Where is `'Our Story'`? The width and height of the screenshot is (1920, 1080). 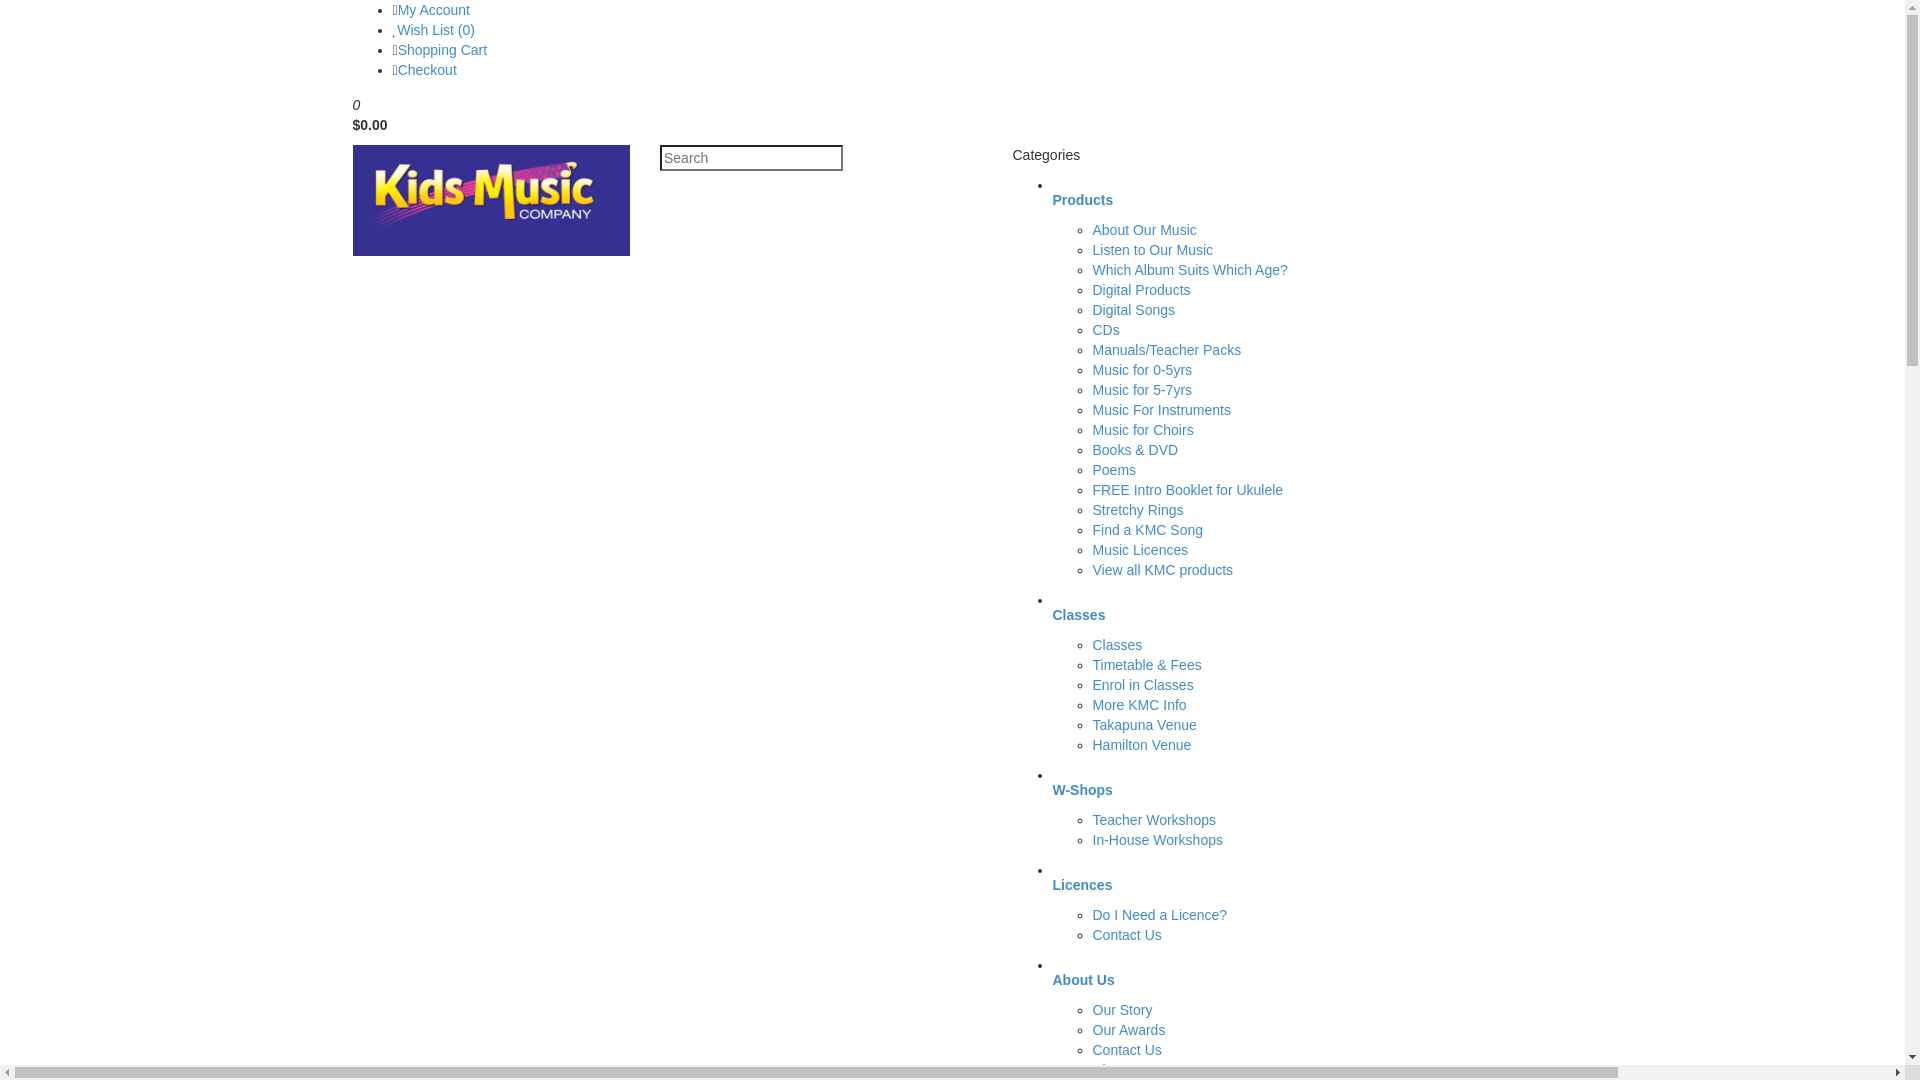 'Our Story' is located at coordinates (1122, 1010).